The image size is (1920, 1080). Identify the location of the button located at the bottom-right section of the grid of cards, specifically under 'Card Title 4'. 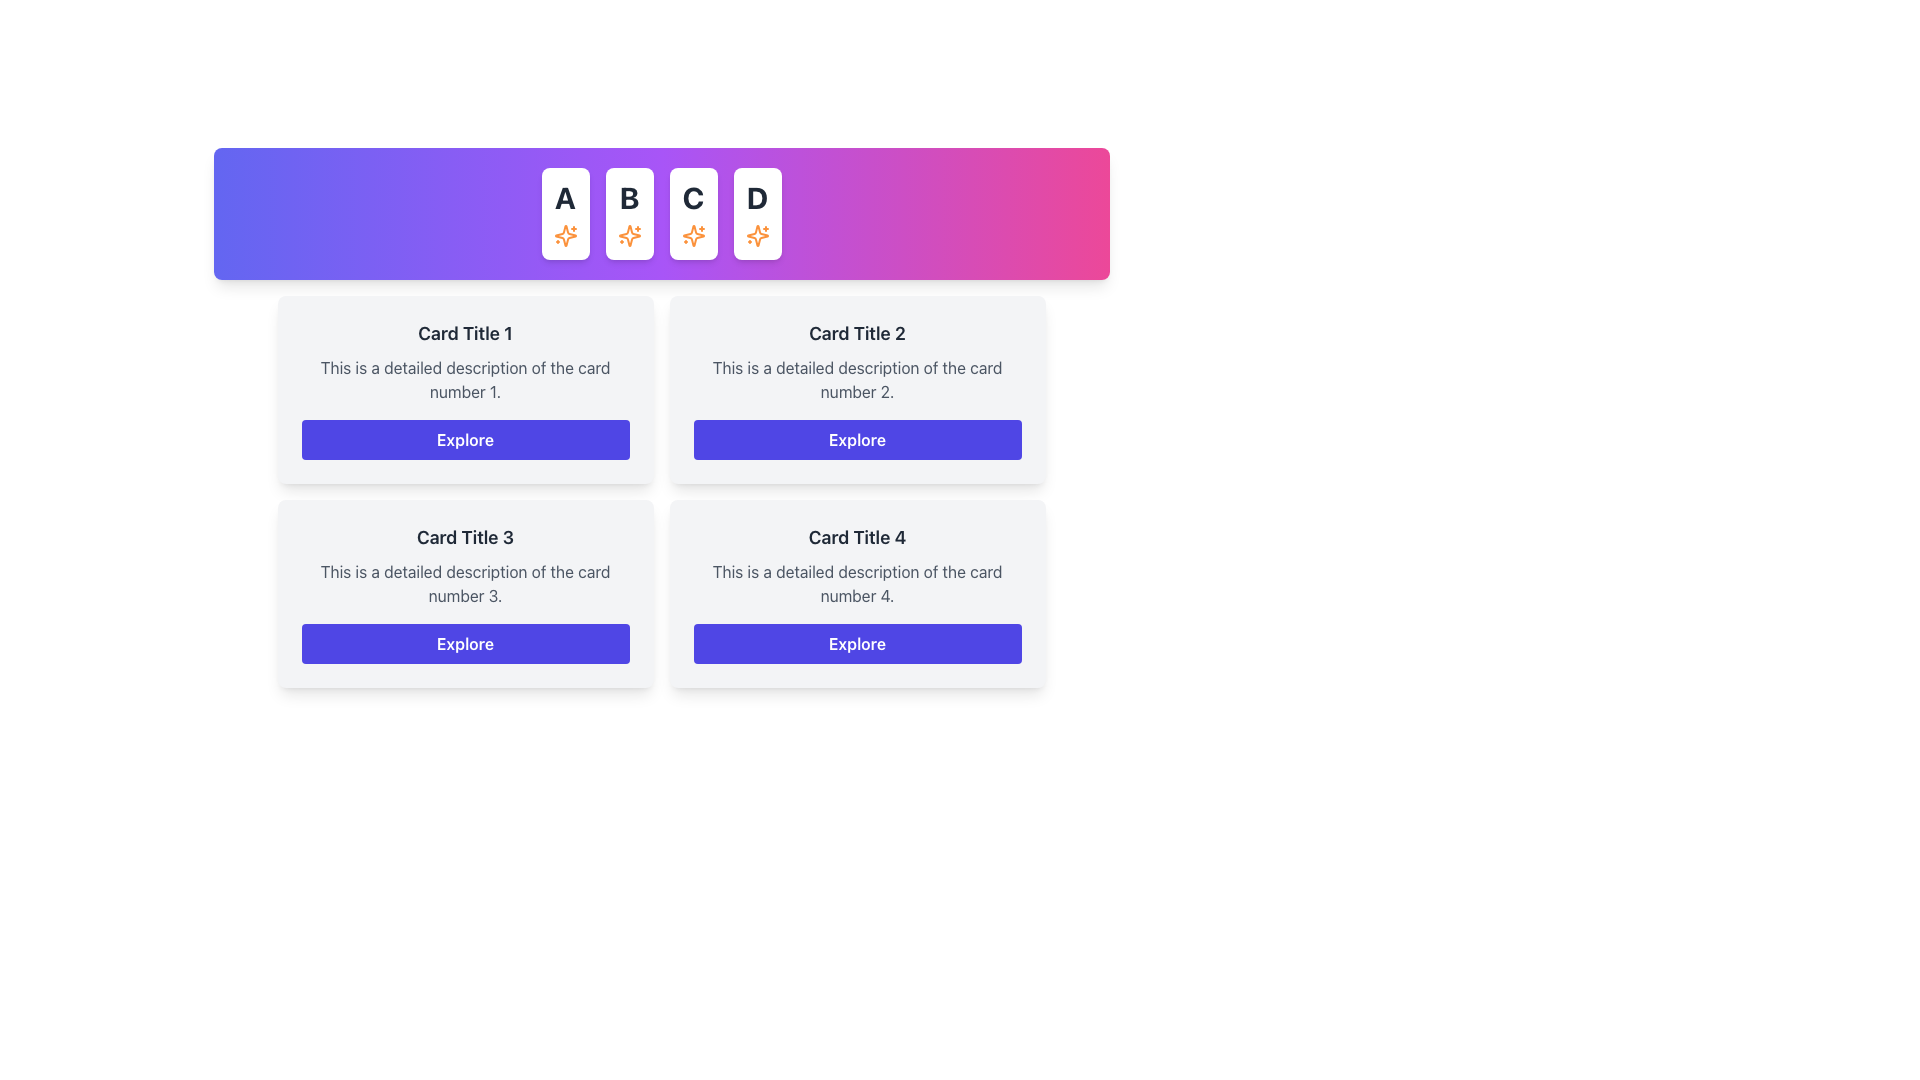
(857, 644).